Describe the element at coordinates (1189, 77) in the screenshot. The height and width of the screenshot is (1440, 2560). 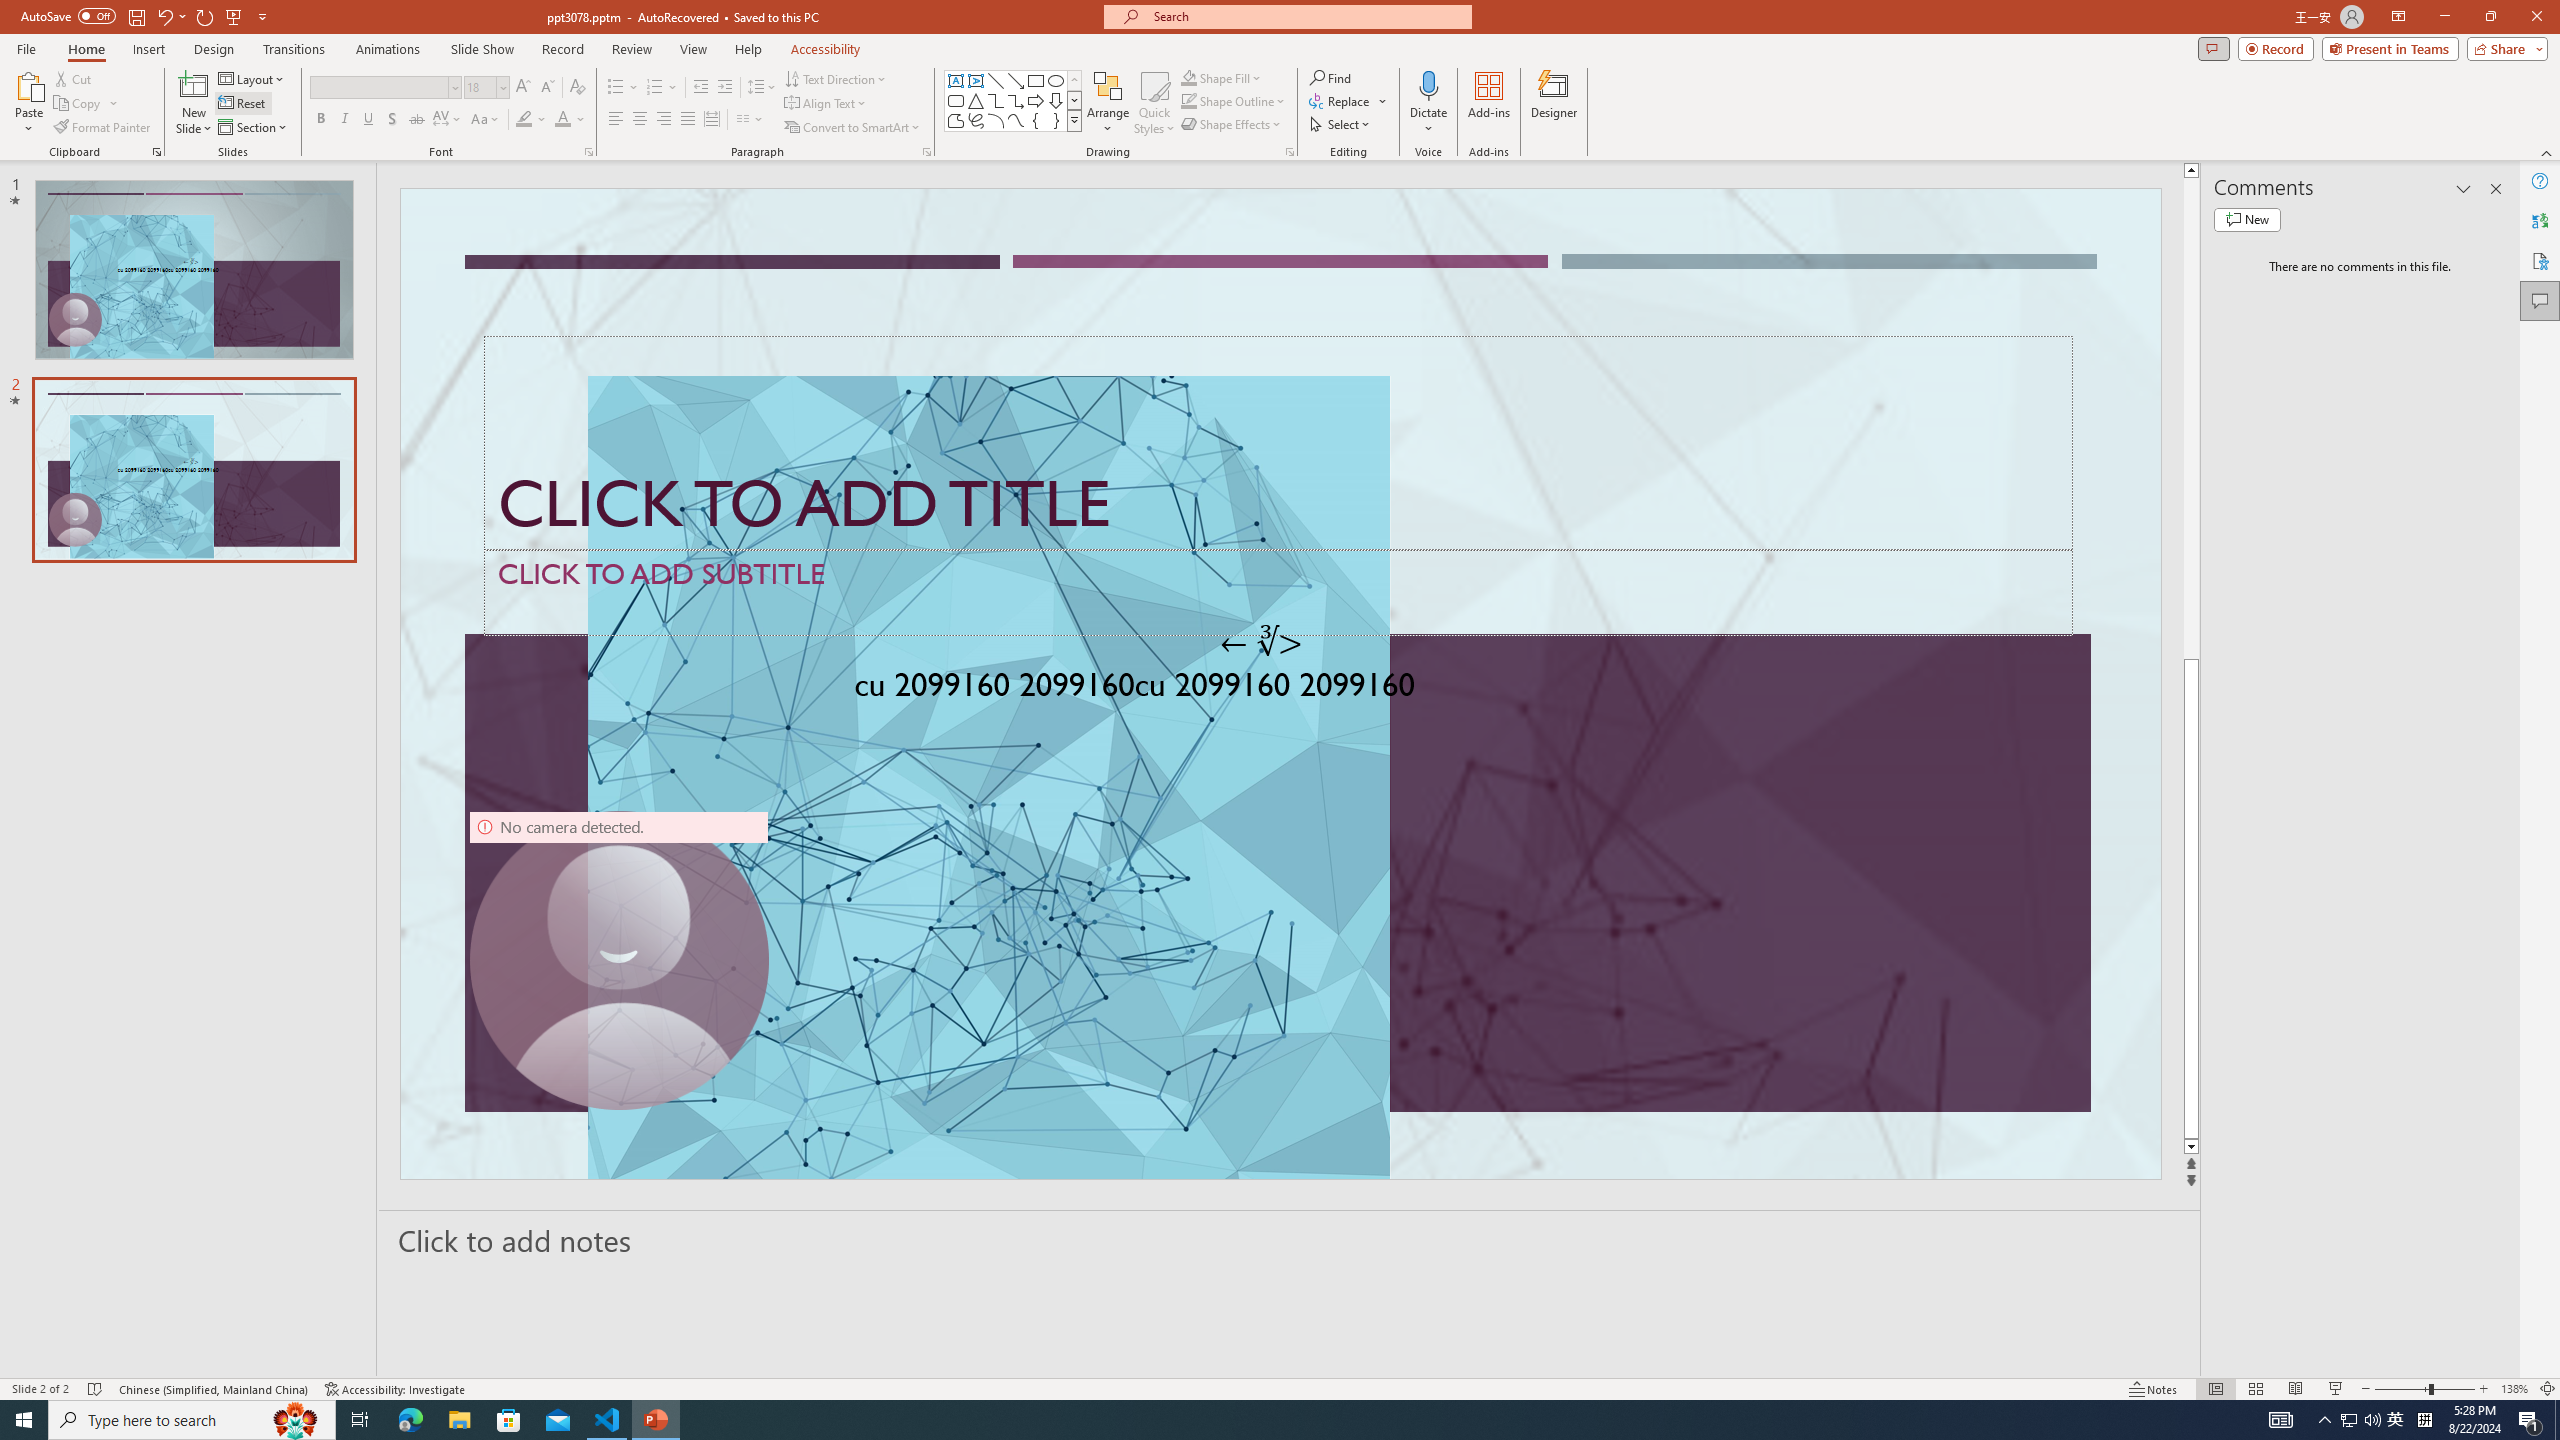
I see `'Shape Fill Dark Green, Accent 2'` at that location.